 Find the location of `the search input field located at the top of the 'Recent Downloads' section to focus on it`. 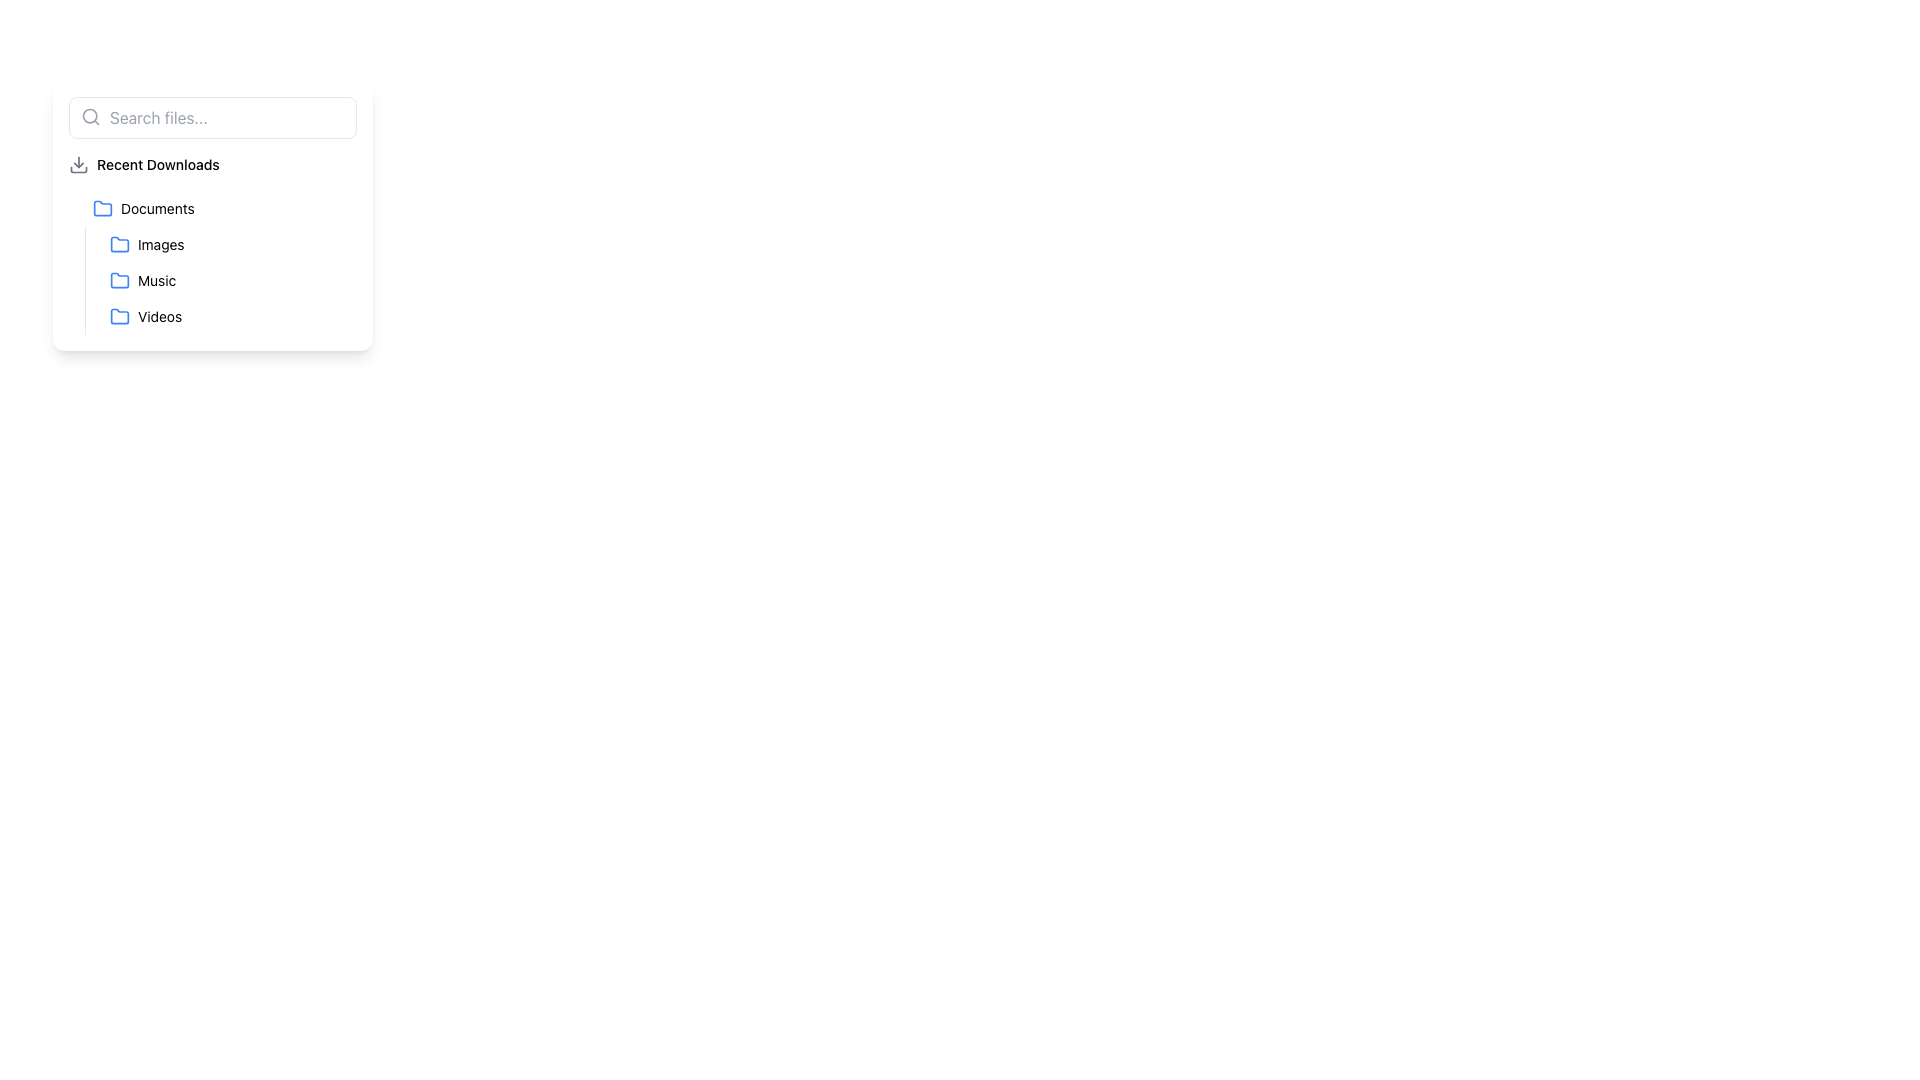

the search input field located at the top of the 'Recent Downloads' section to focus on it is located at coordinates (212, 118).